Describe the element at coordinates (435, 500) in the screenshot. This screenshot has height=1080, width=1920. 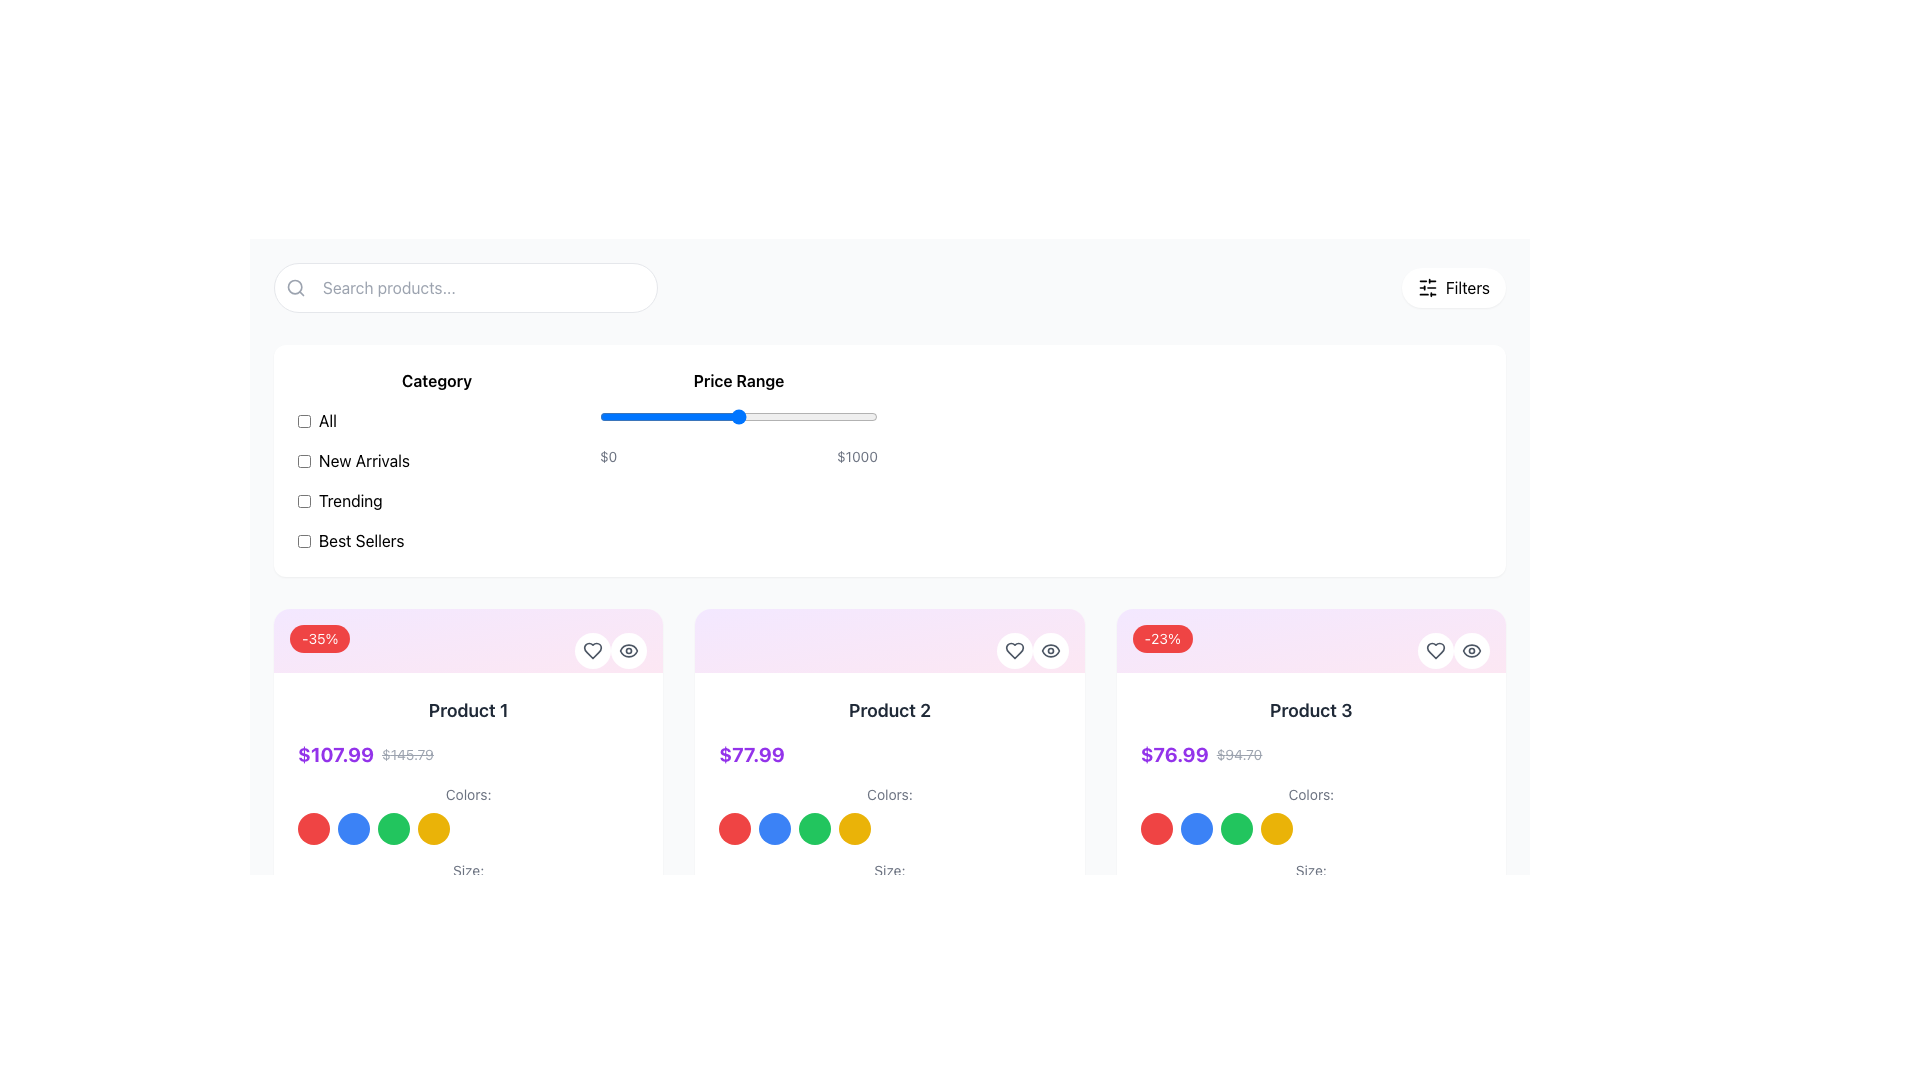
I see `the checkbox labeled 'Trending'` at that location.